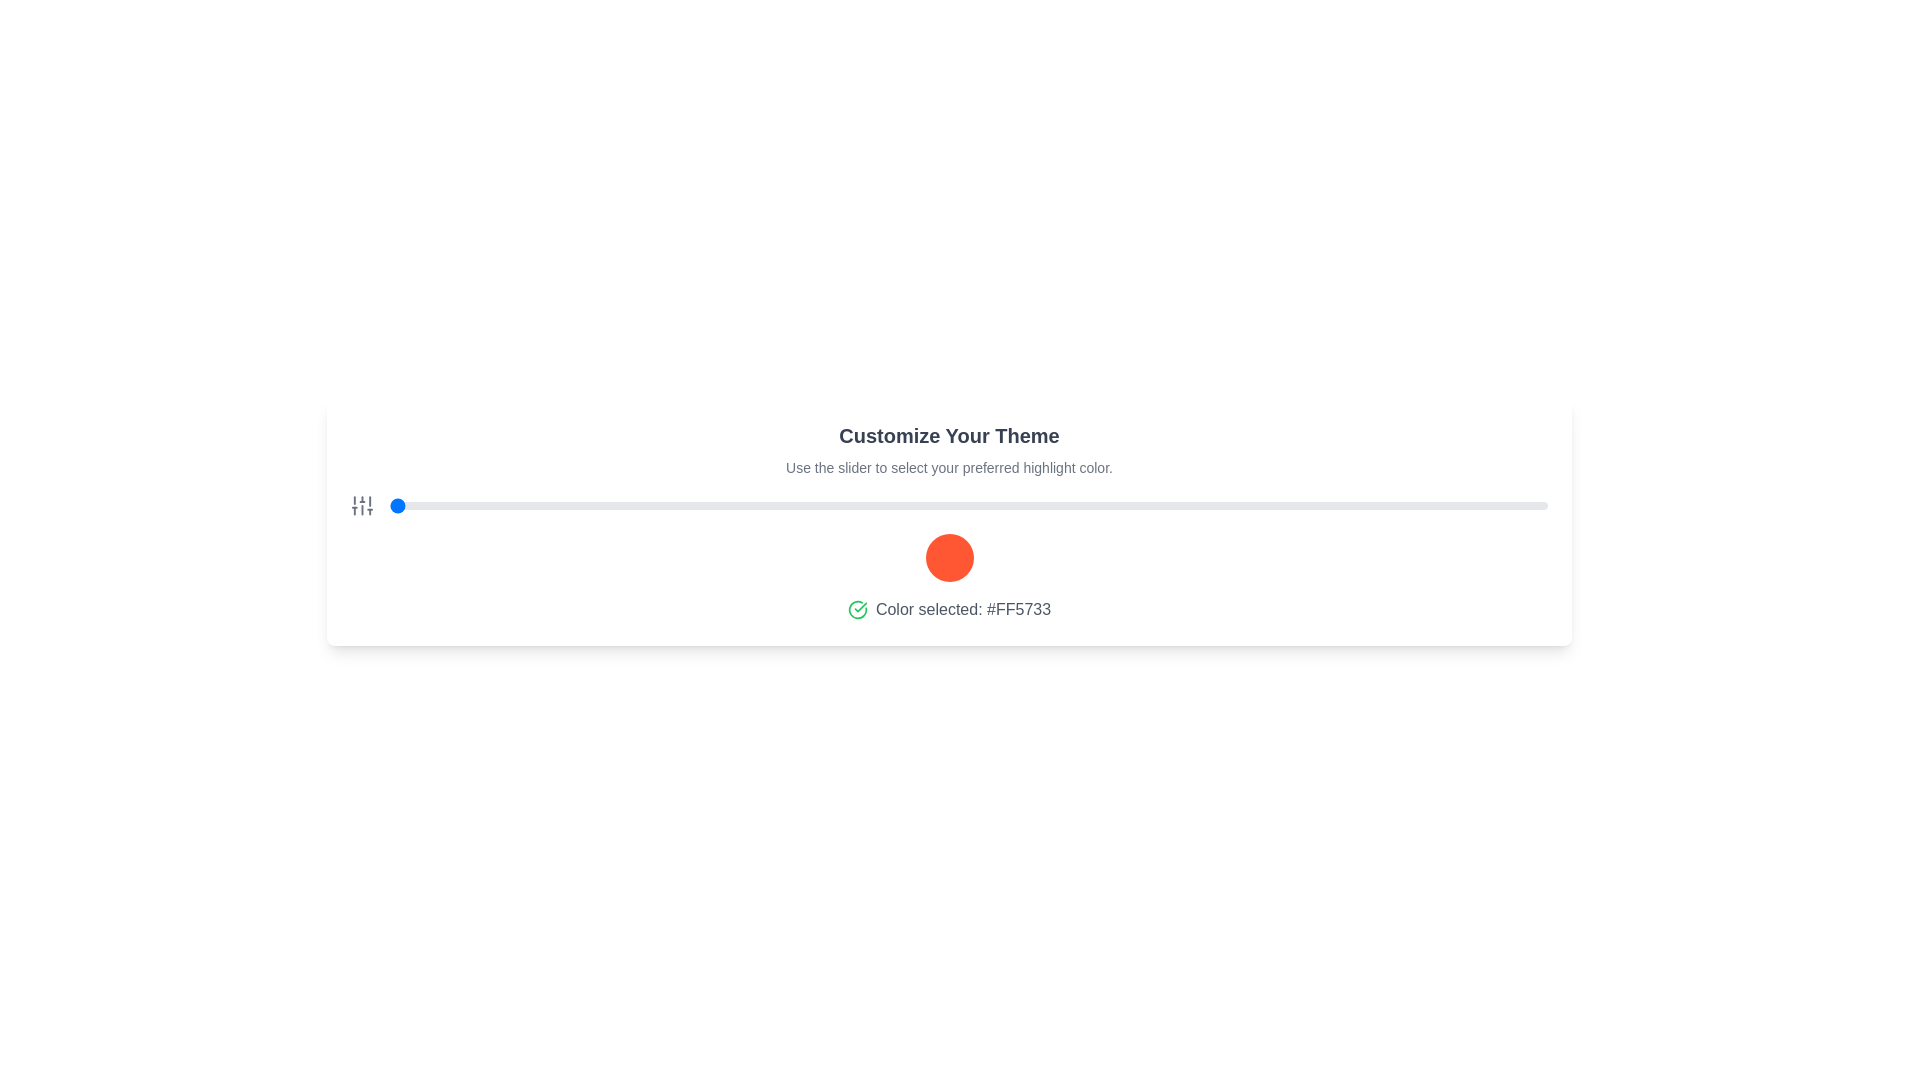 The width and height of the screenshot is (1920, 1080). I want to click on the slider, so click(739, 504).